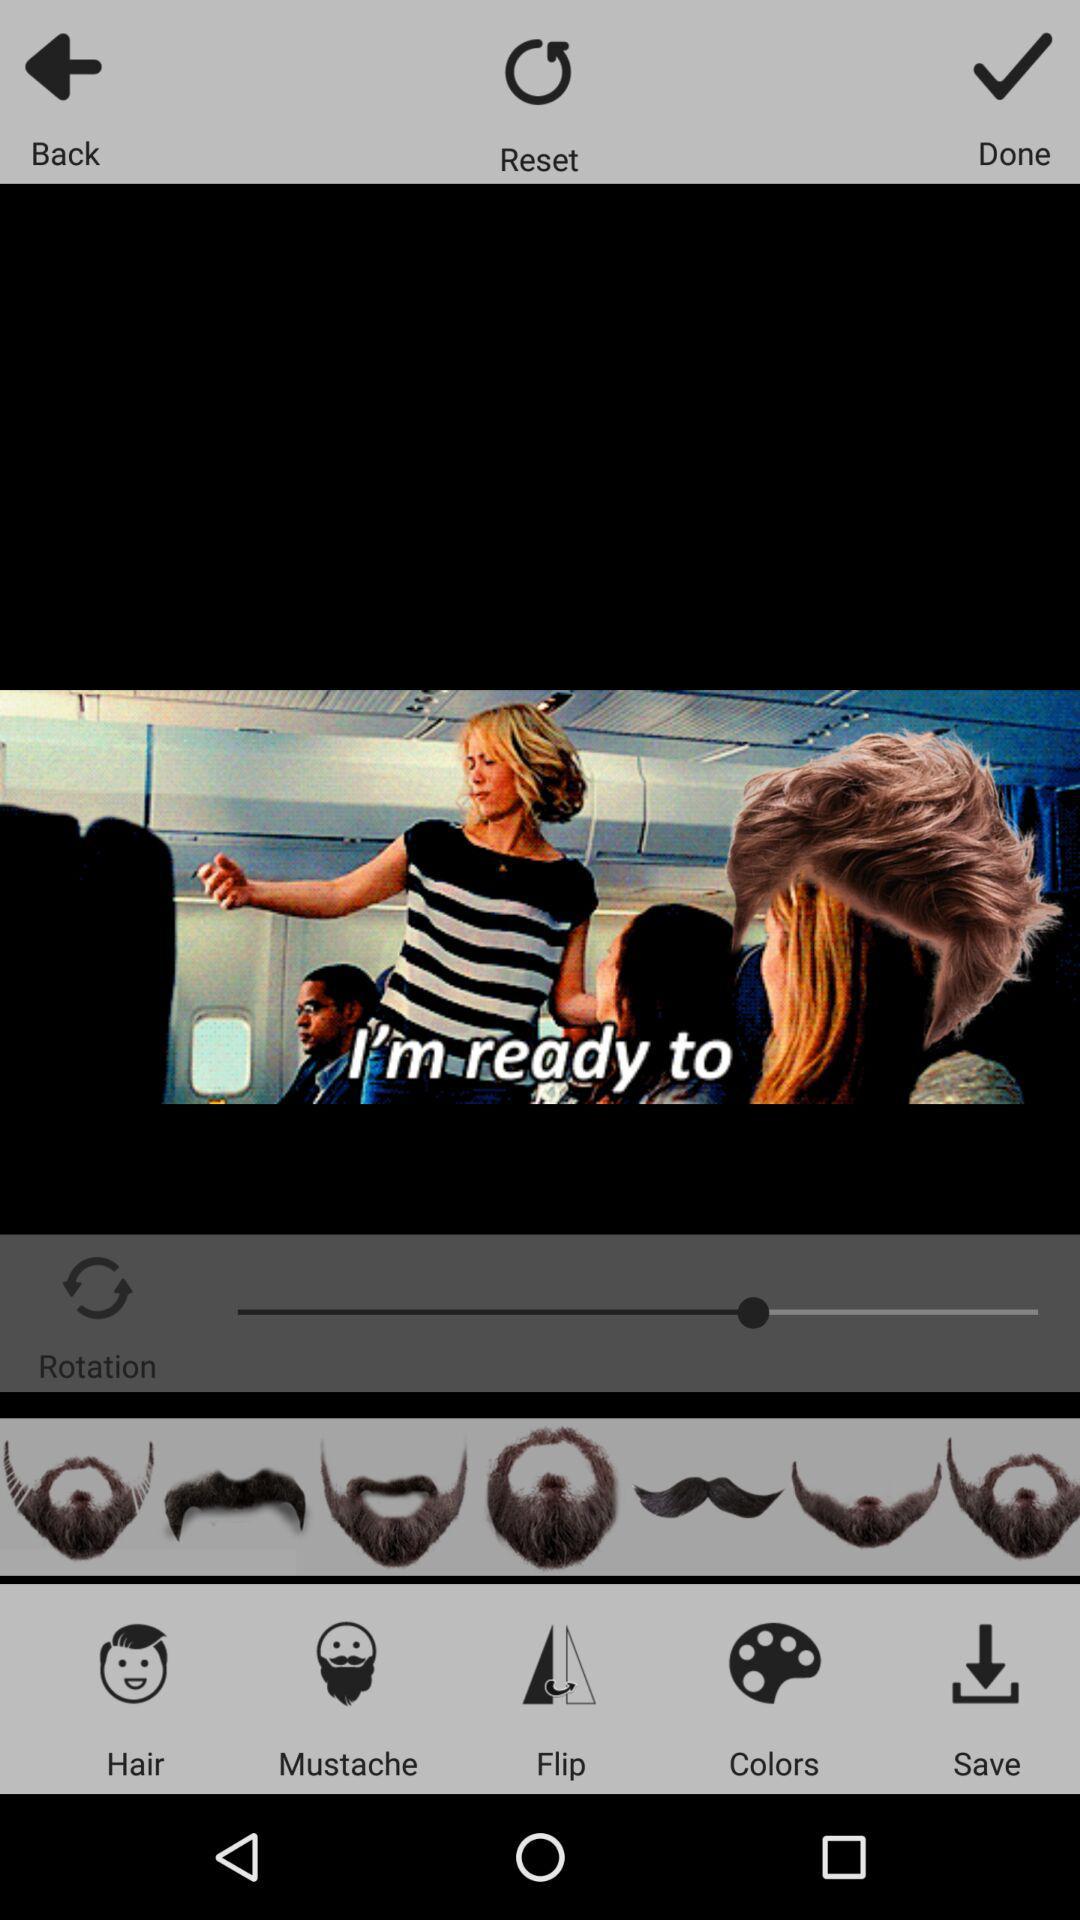  Describe the element at coordinates (560, 1662) in the screenshot. I see `flip image` at that location.